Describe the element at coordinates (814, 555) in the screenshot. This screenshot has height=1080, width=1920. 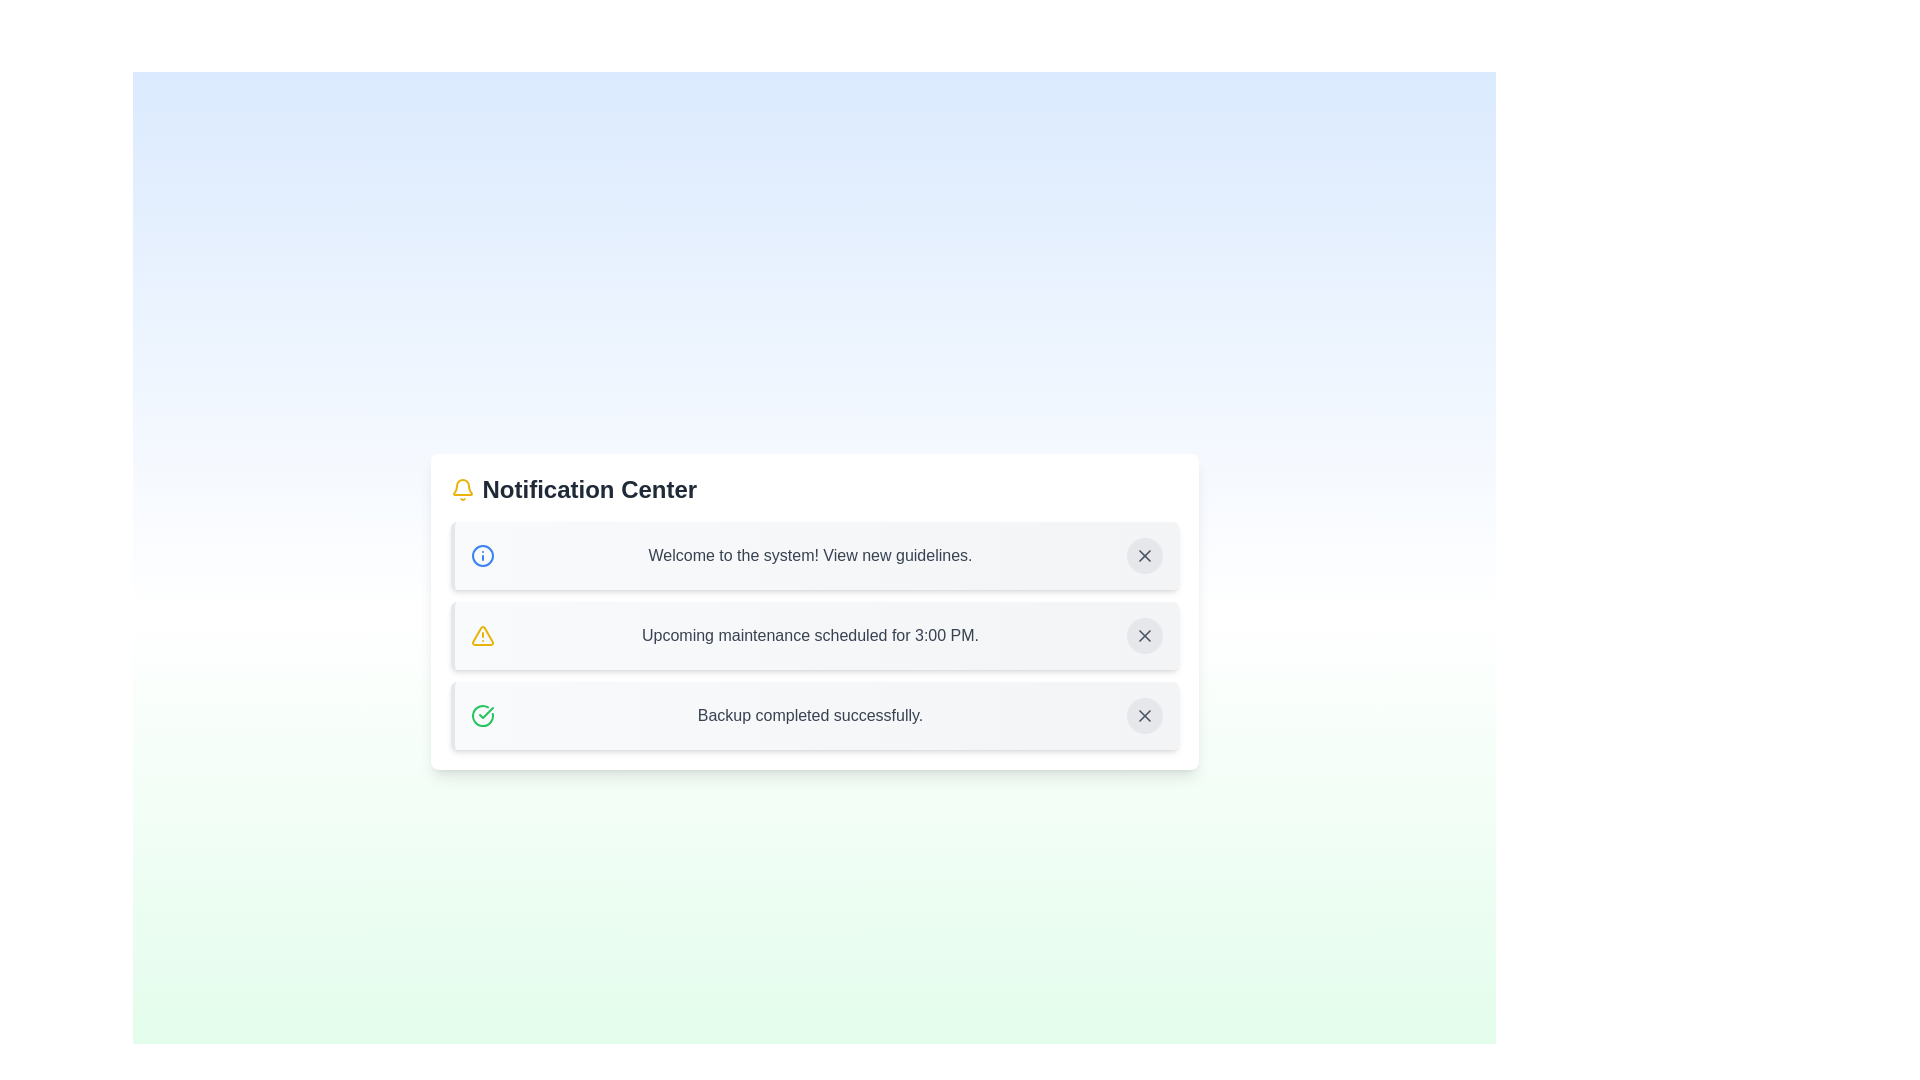
I see `notification text from the first notification card in the Notification Center, which contains 'Welcome to the system! View new guidelines.'` at that location.